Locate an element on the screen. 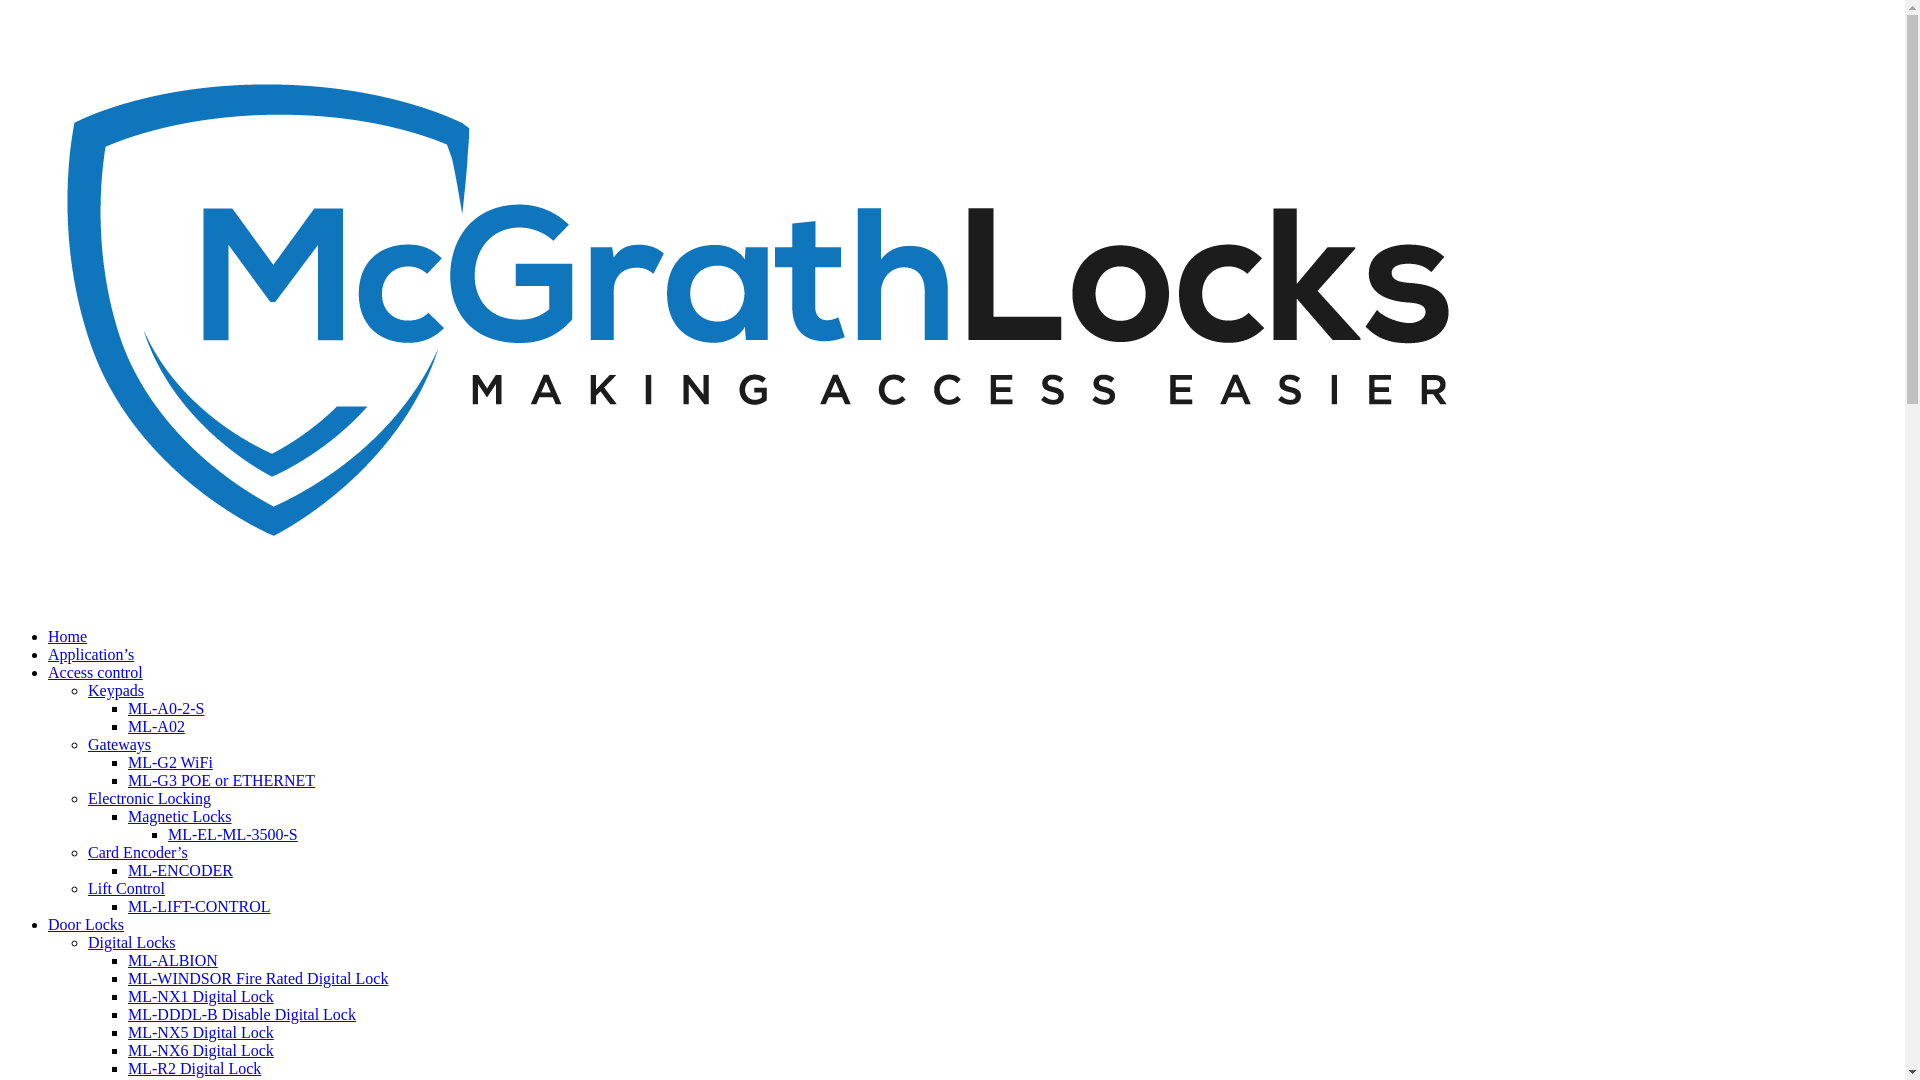 The width and height of the screenshot is (1920, 1080). 'Digital Locks' is located at coordinates (130, 942).